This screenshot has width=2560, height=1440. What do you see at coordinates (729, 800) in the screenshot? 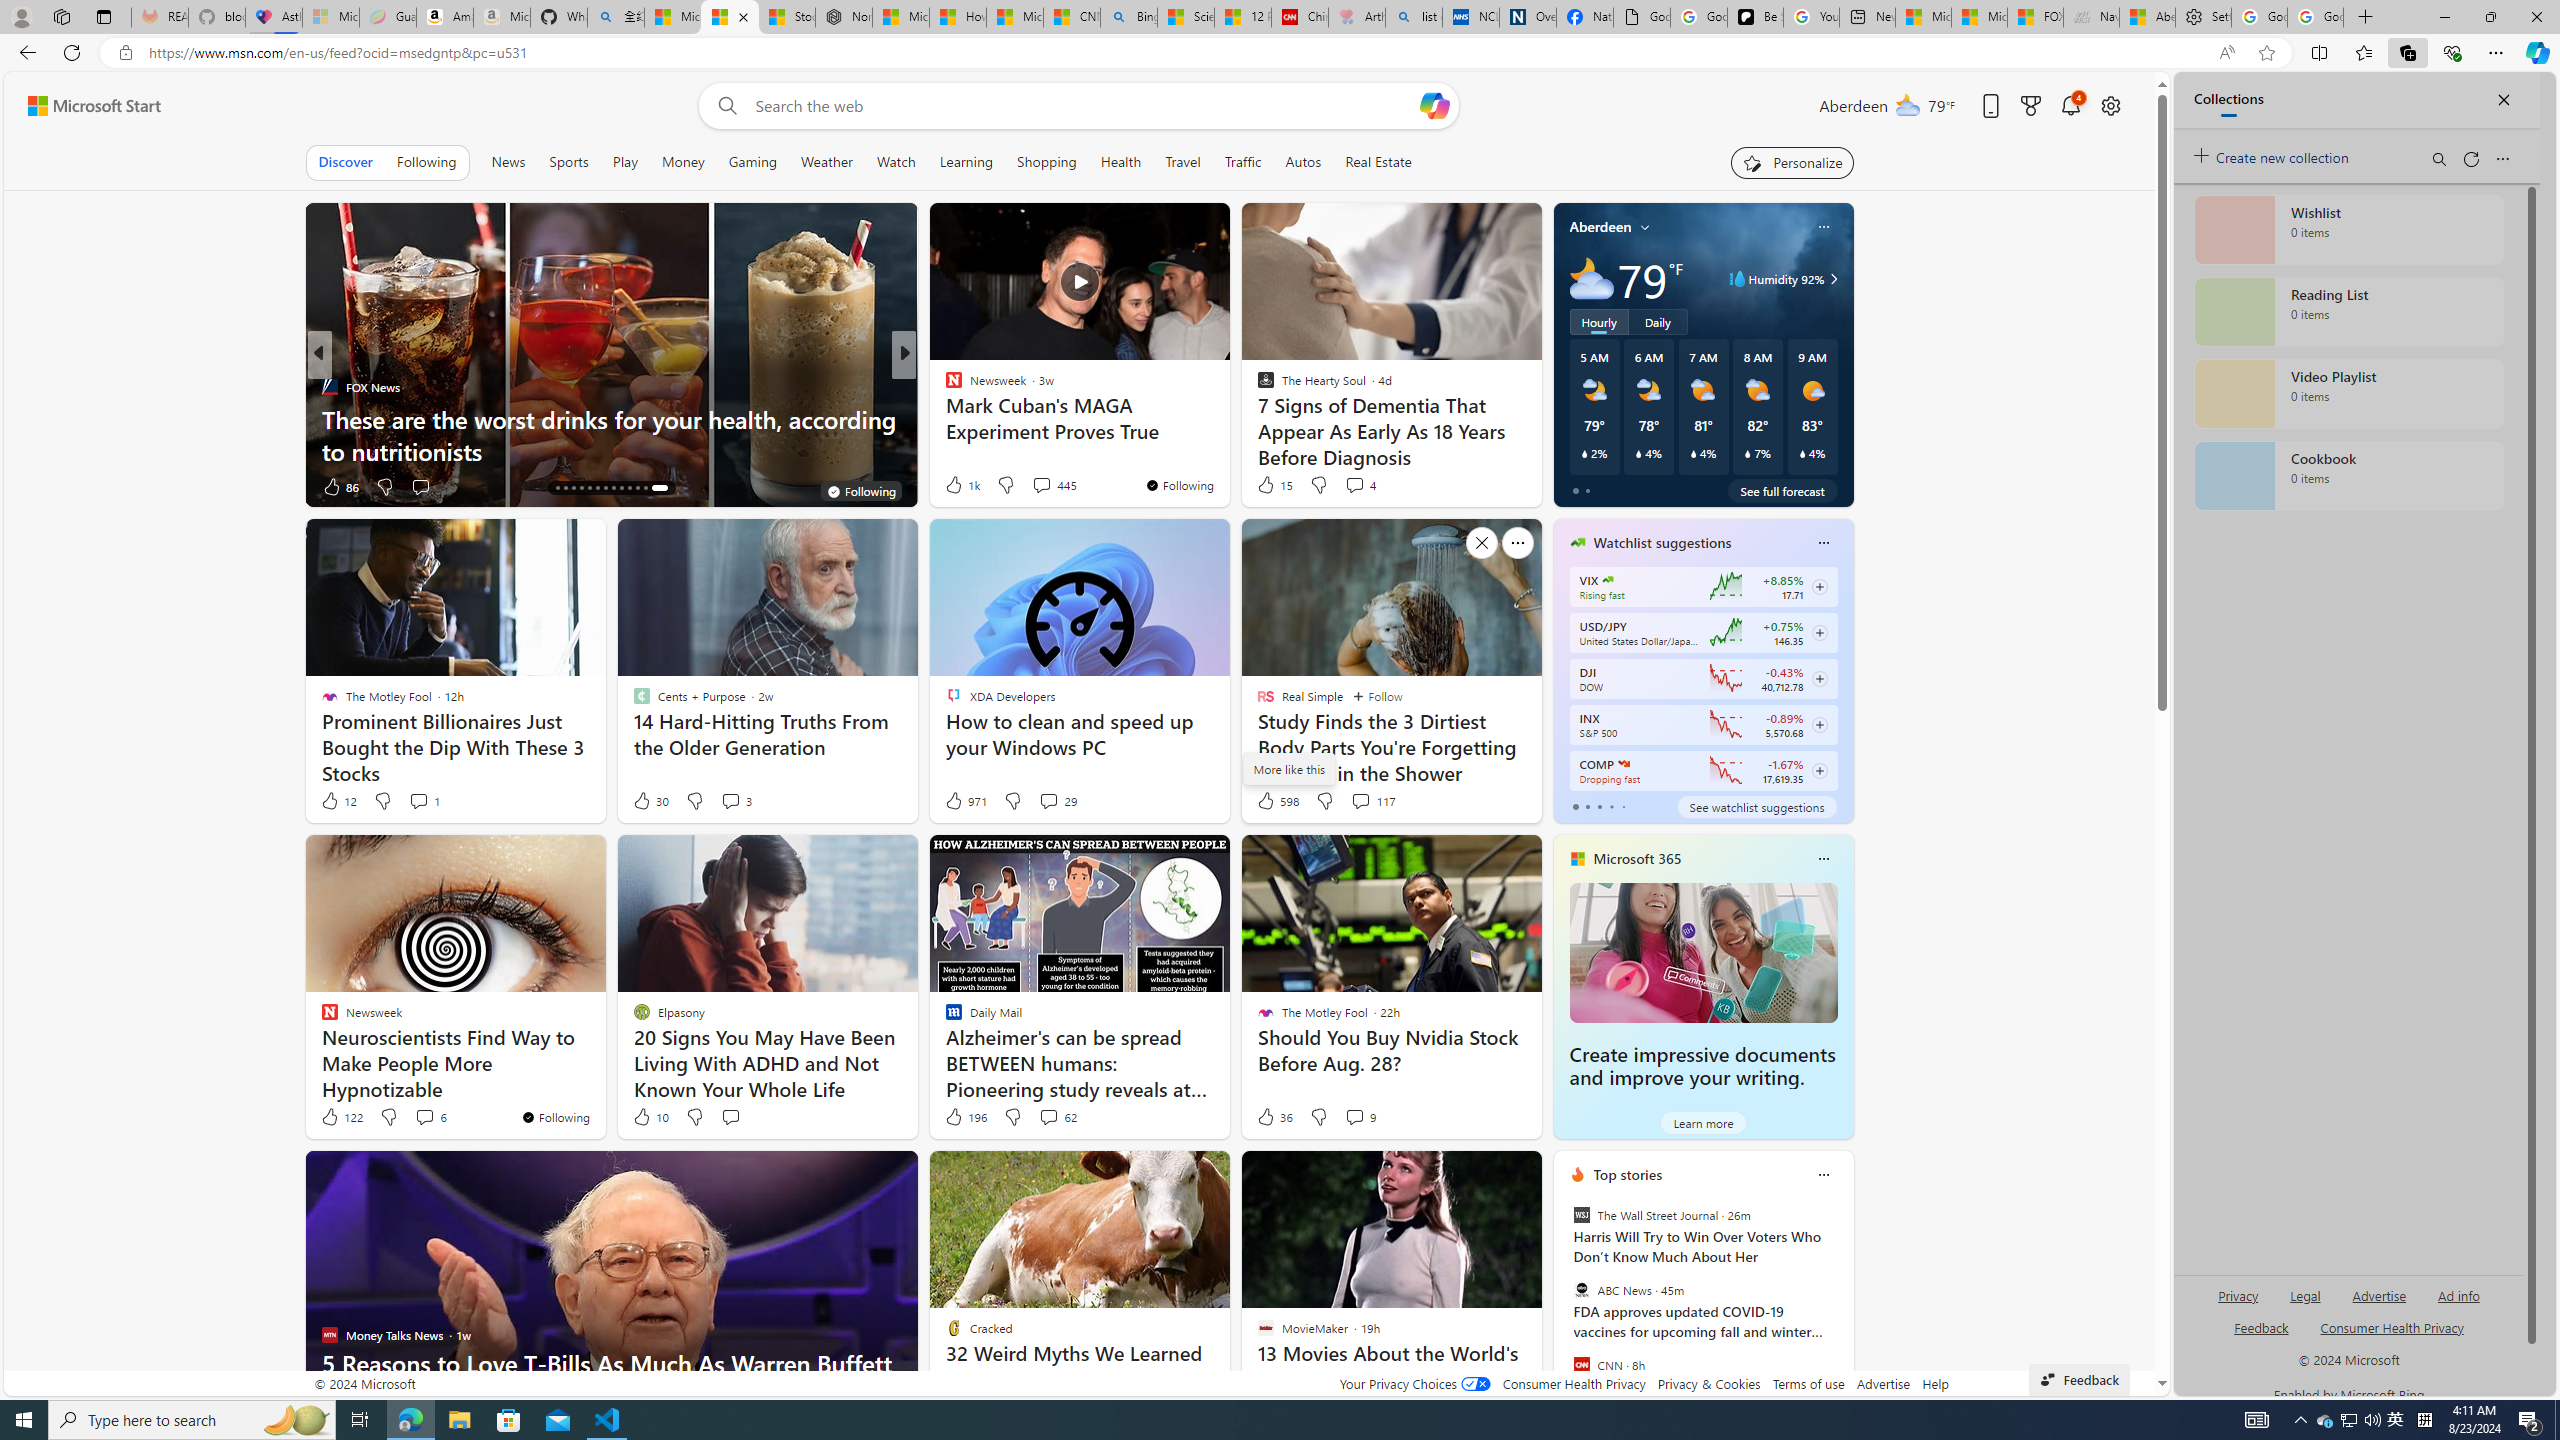
I see `'View comments 3 Comment'` at bounding box center [729, 800].